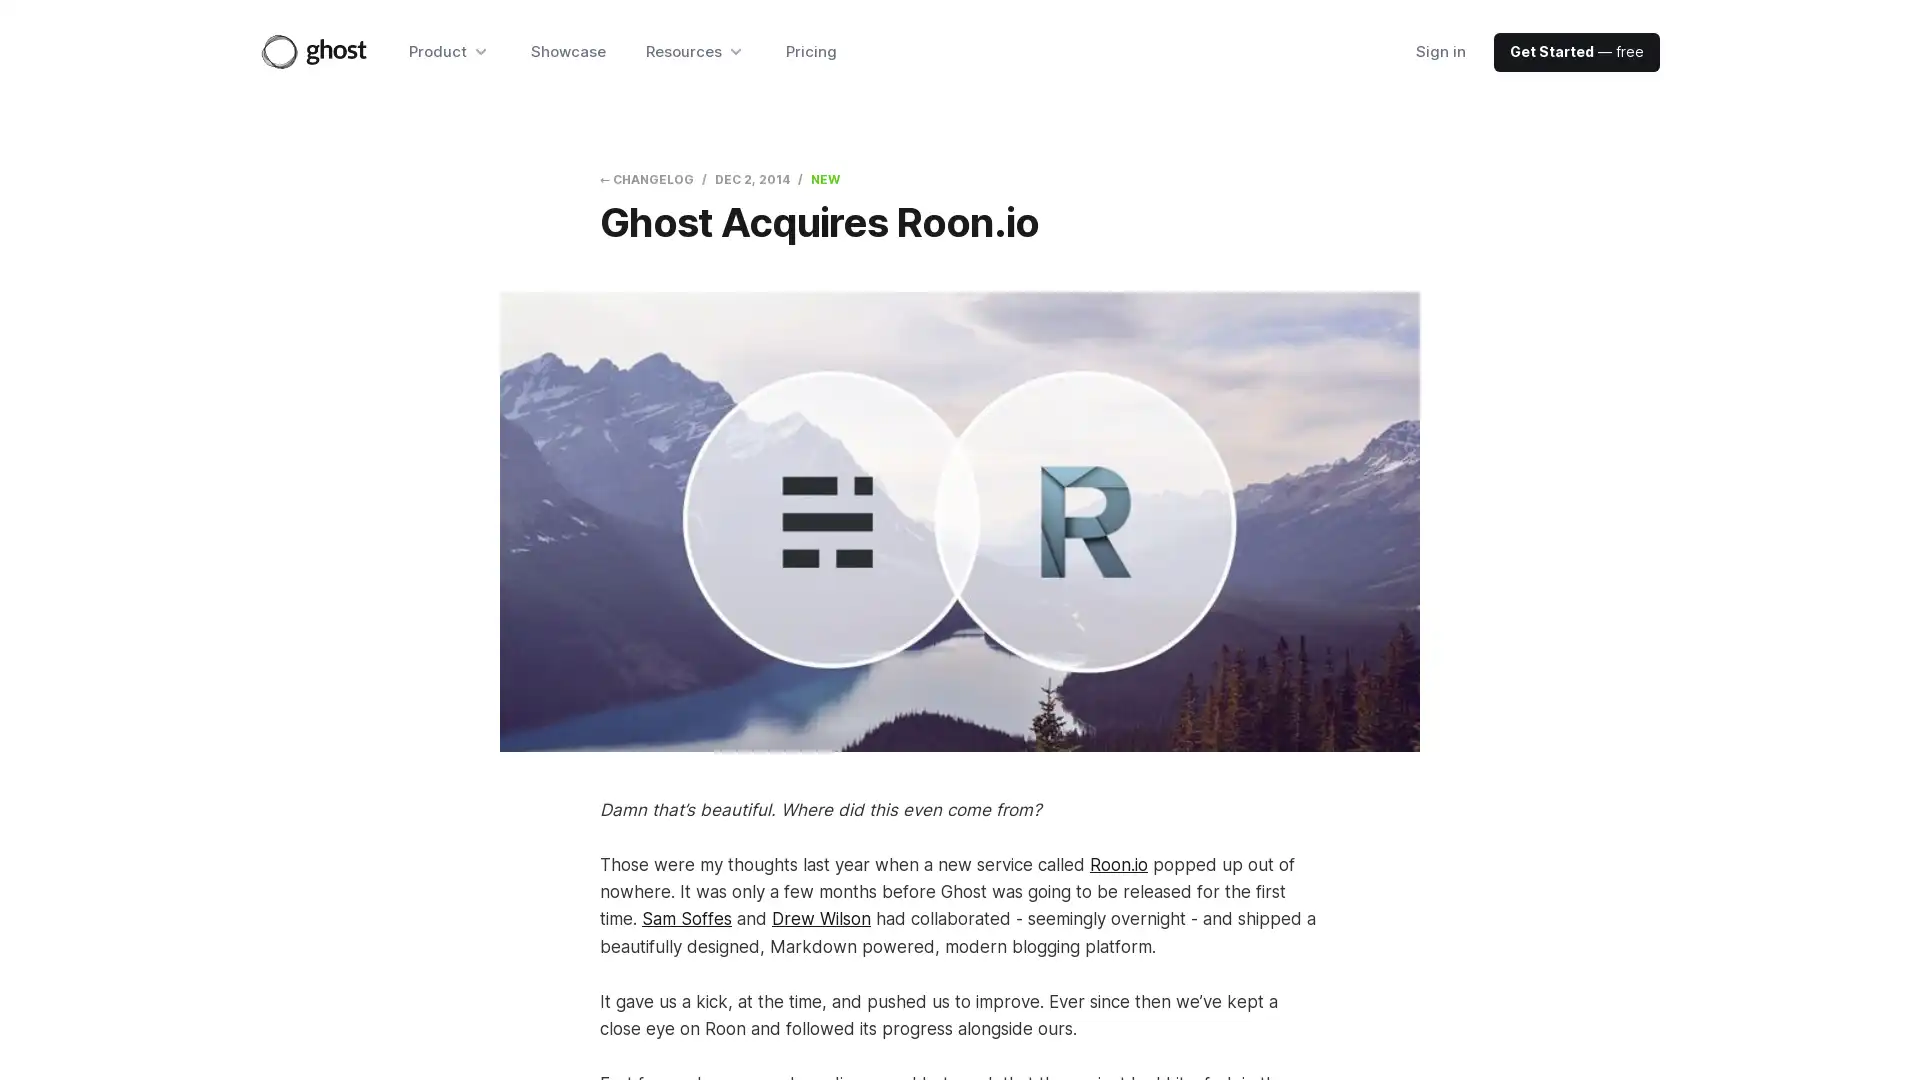  Describe the element at coordinates (448, 50) in the screenshot. I see `Product` at that location.